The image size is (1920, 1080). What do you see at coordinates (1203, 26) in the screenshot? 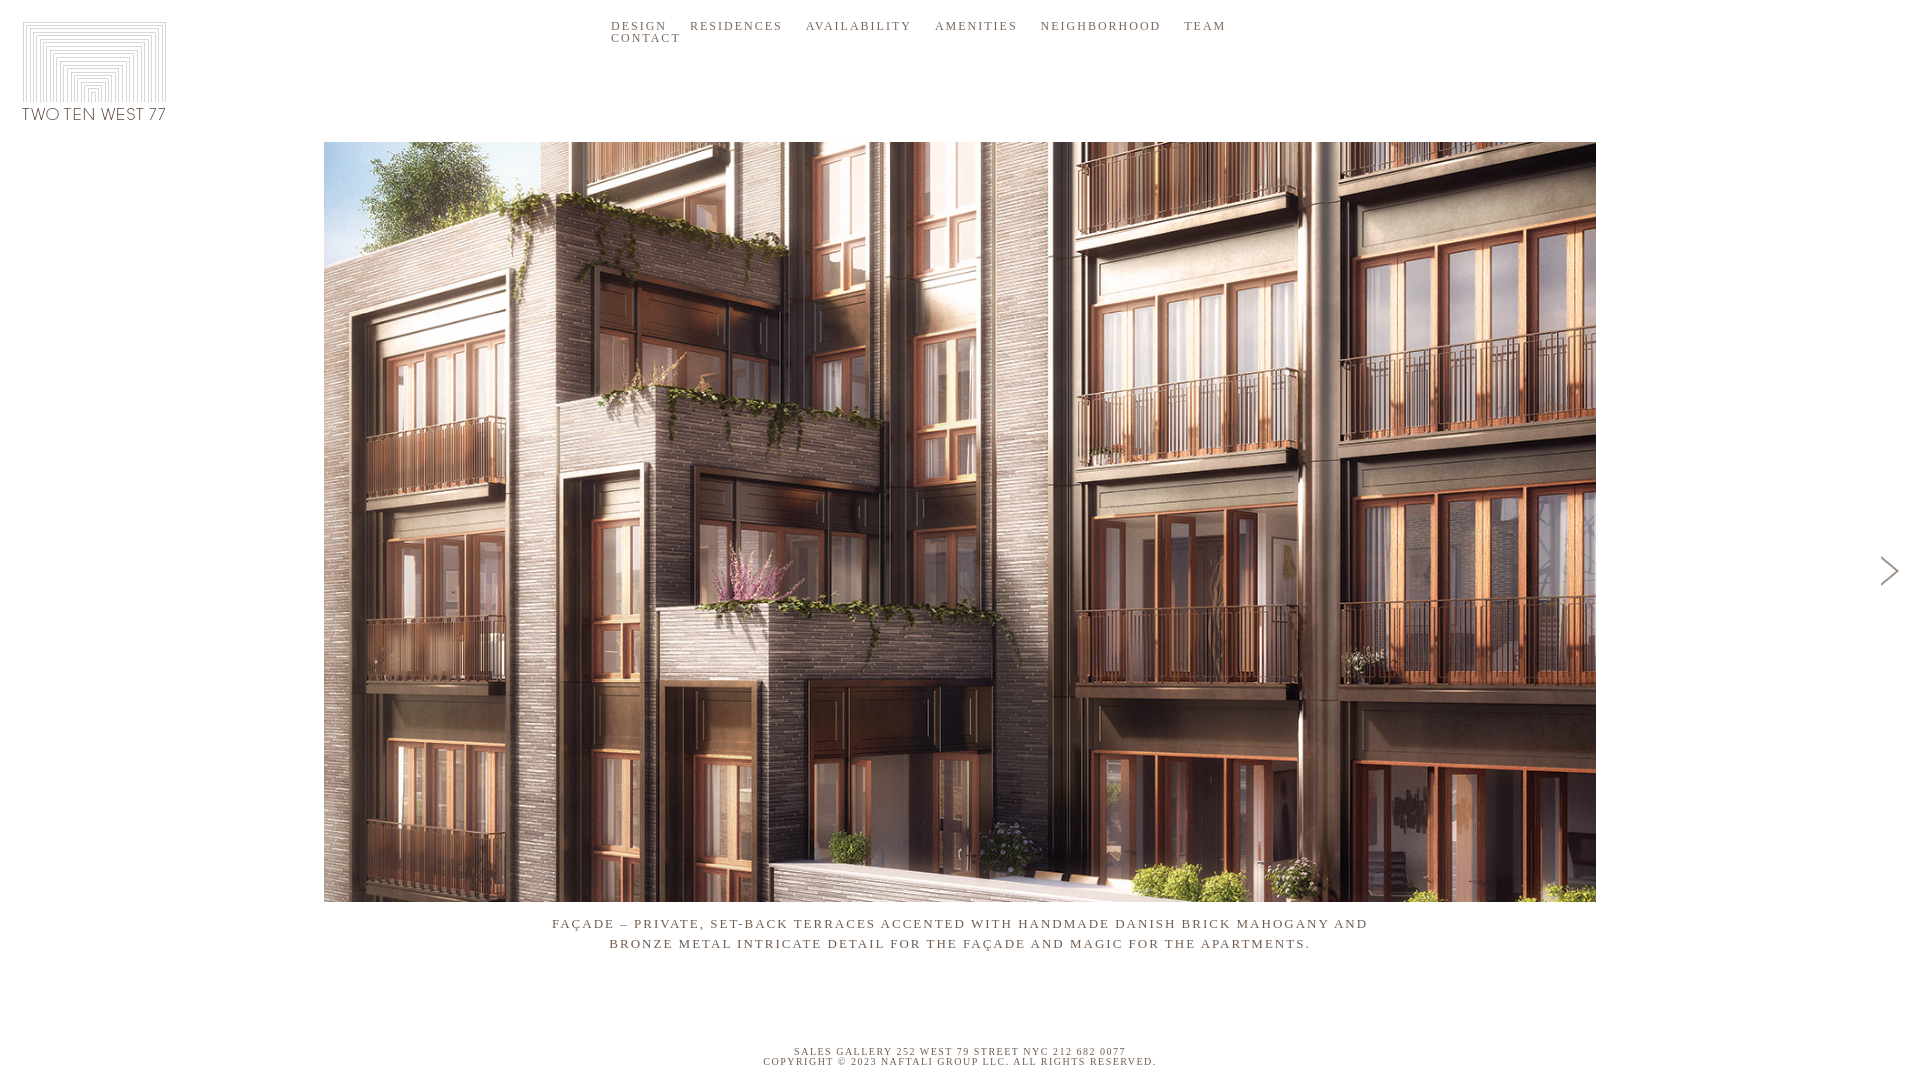
I see `'TEAM'` at bounding box center [1203, 26].